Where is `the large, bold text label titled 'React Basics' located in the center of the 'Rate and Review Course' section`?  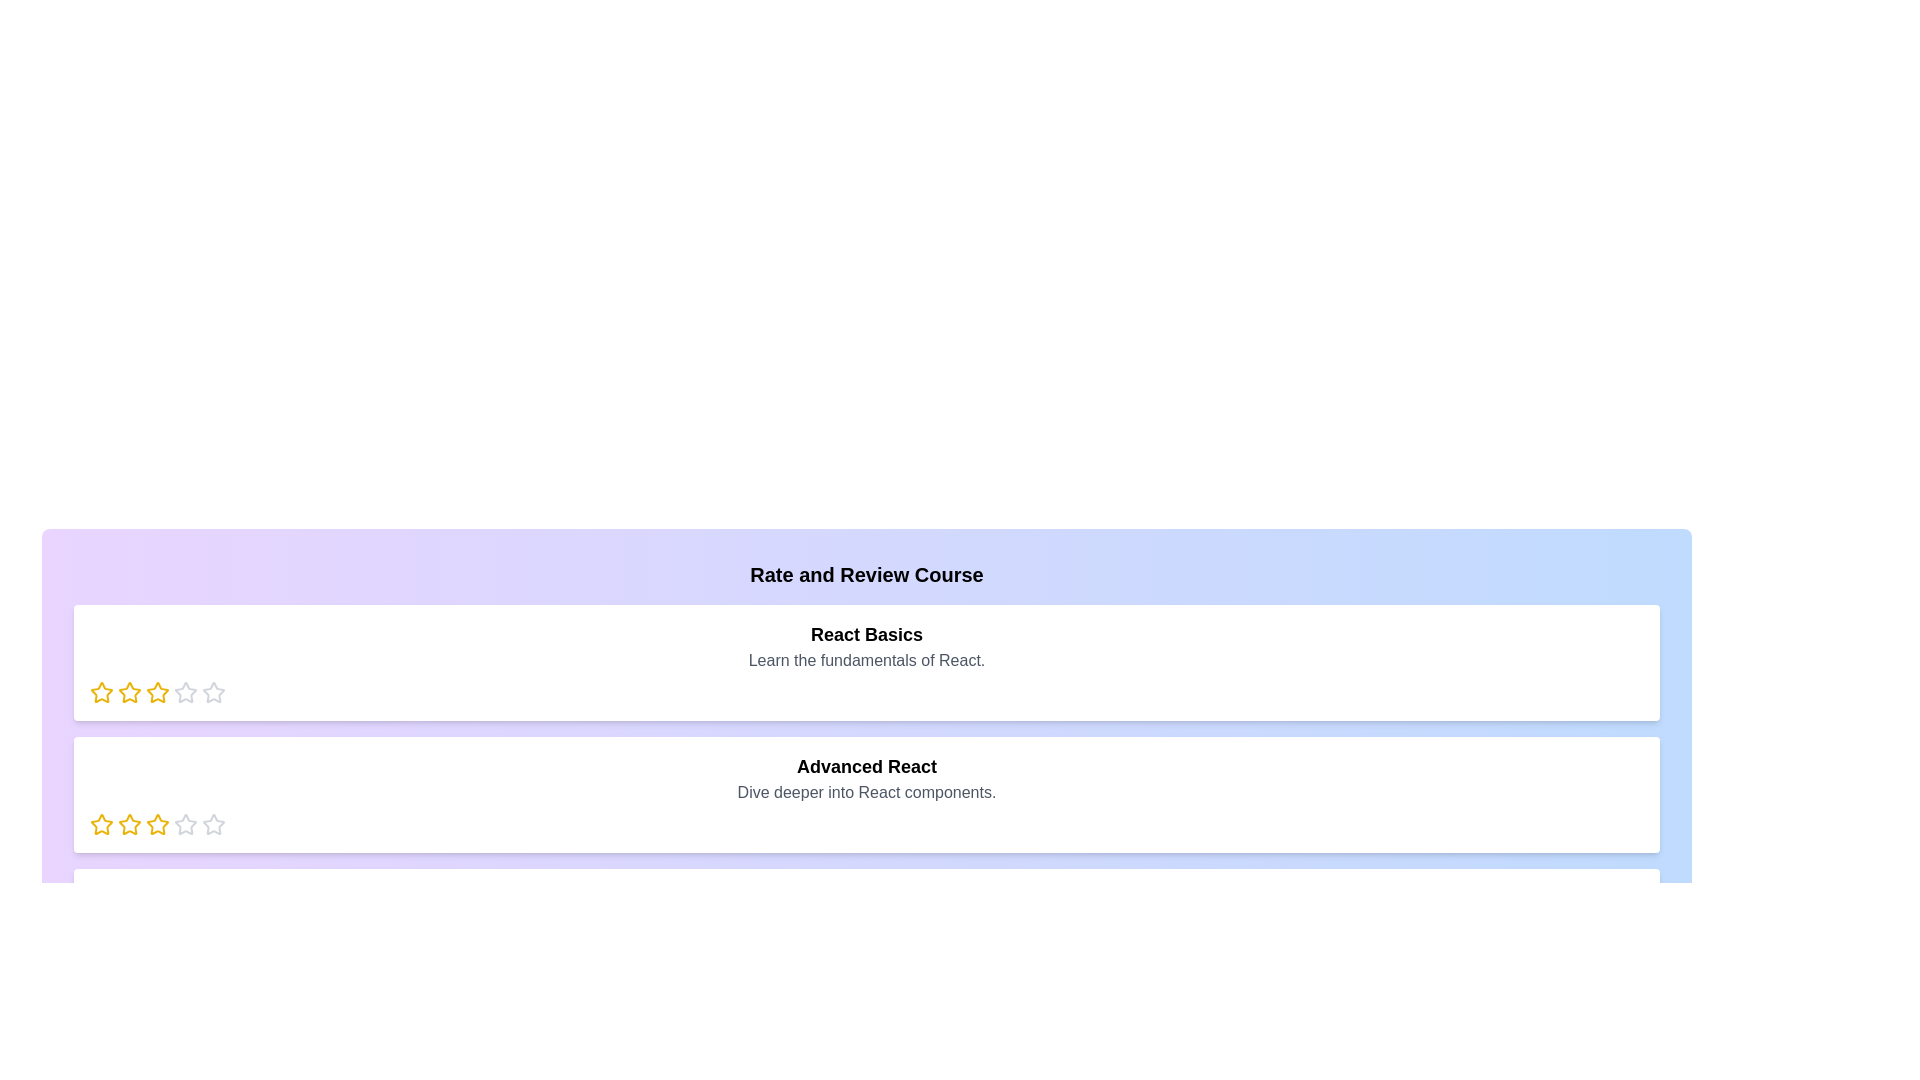 the large, bold text label titled 'React Basics' located in the center of the 'Rate and Review Course' section is located at coordinates (867, 635).